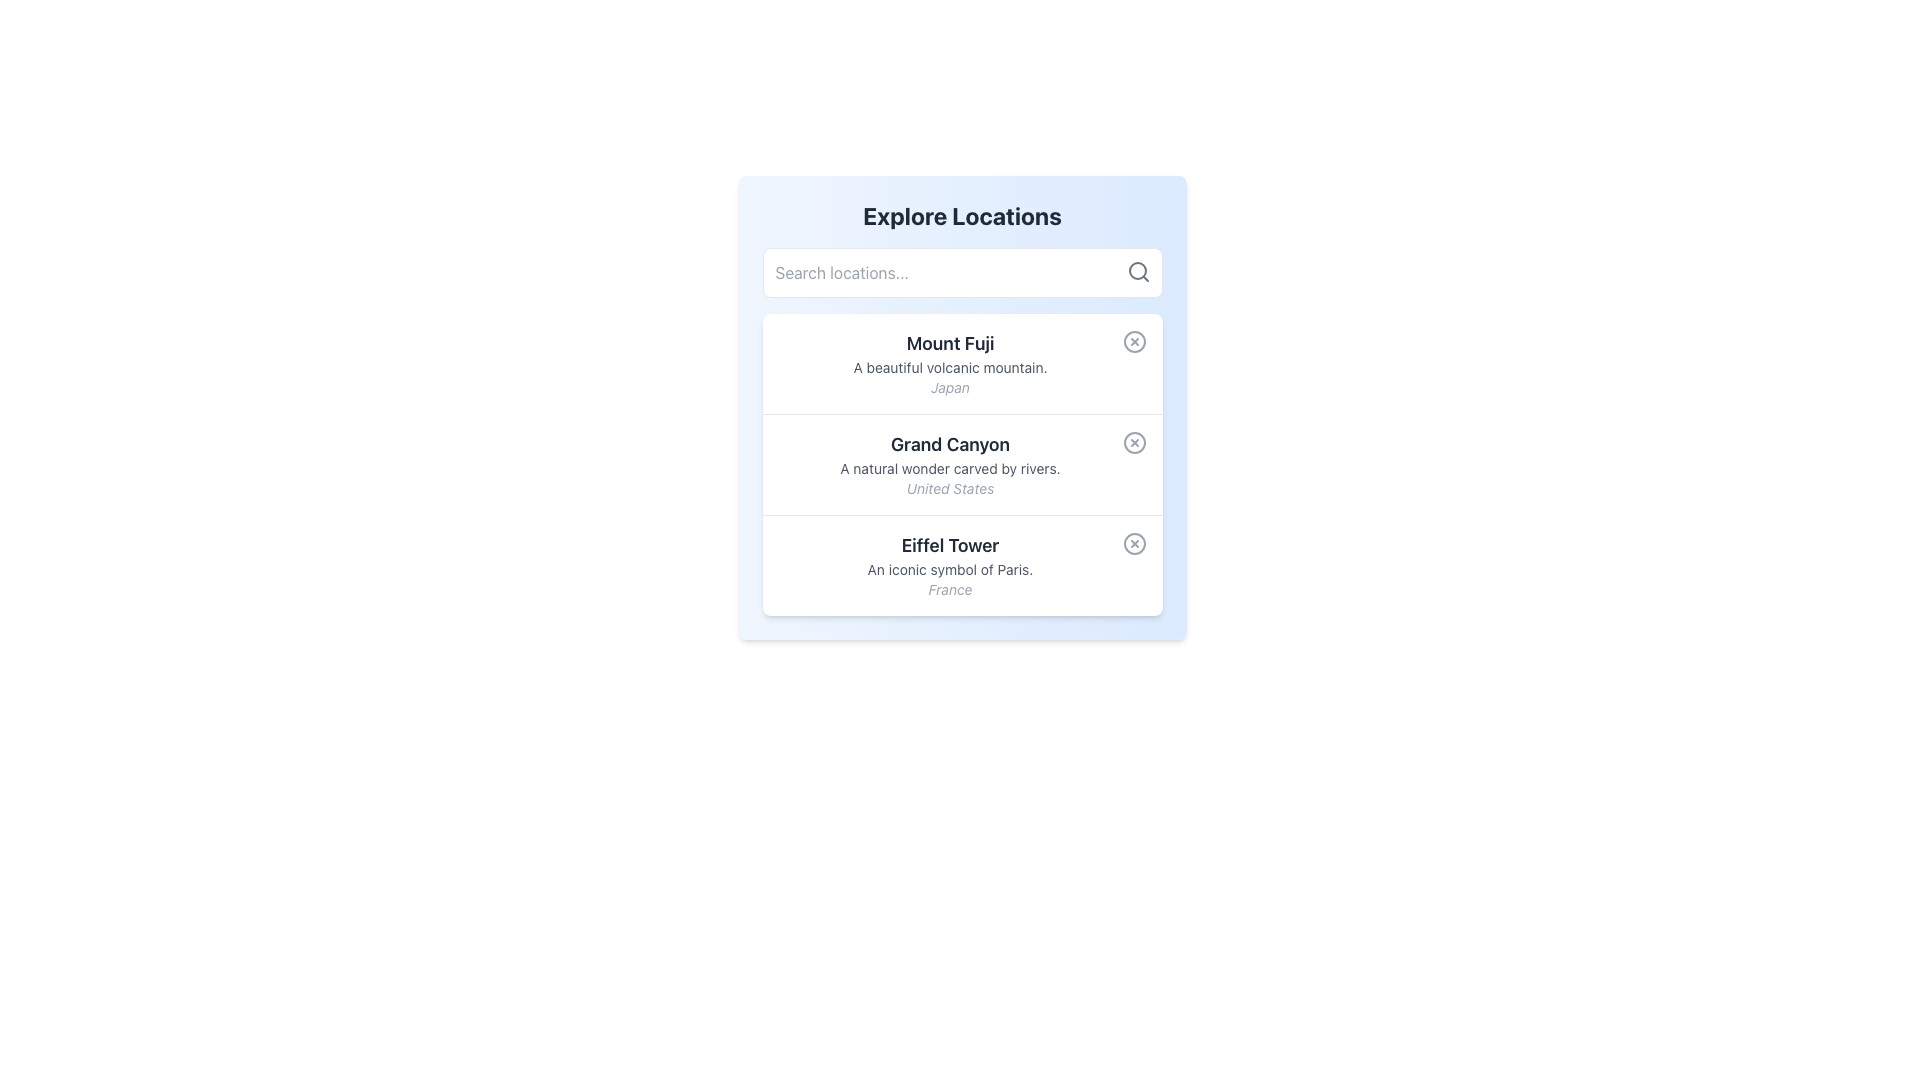 The width and height of the screenshot is (1920, 1080). I want to click on the static text that provides additional descriptive information about 'Grand Canyon', which is positioned below the title 'Grand Canyon' and above 'United States' in the 'Explore Locations' list, so click(949, 469).